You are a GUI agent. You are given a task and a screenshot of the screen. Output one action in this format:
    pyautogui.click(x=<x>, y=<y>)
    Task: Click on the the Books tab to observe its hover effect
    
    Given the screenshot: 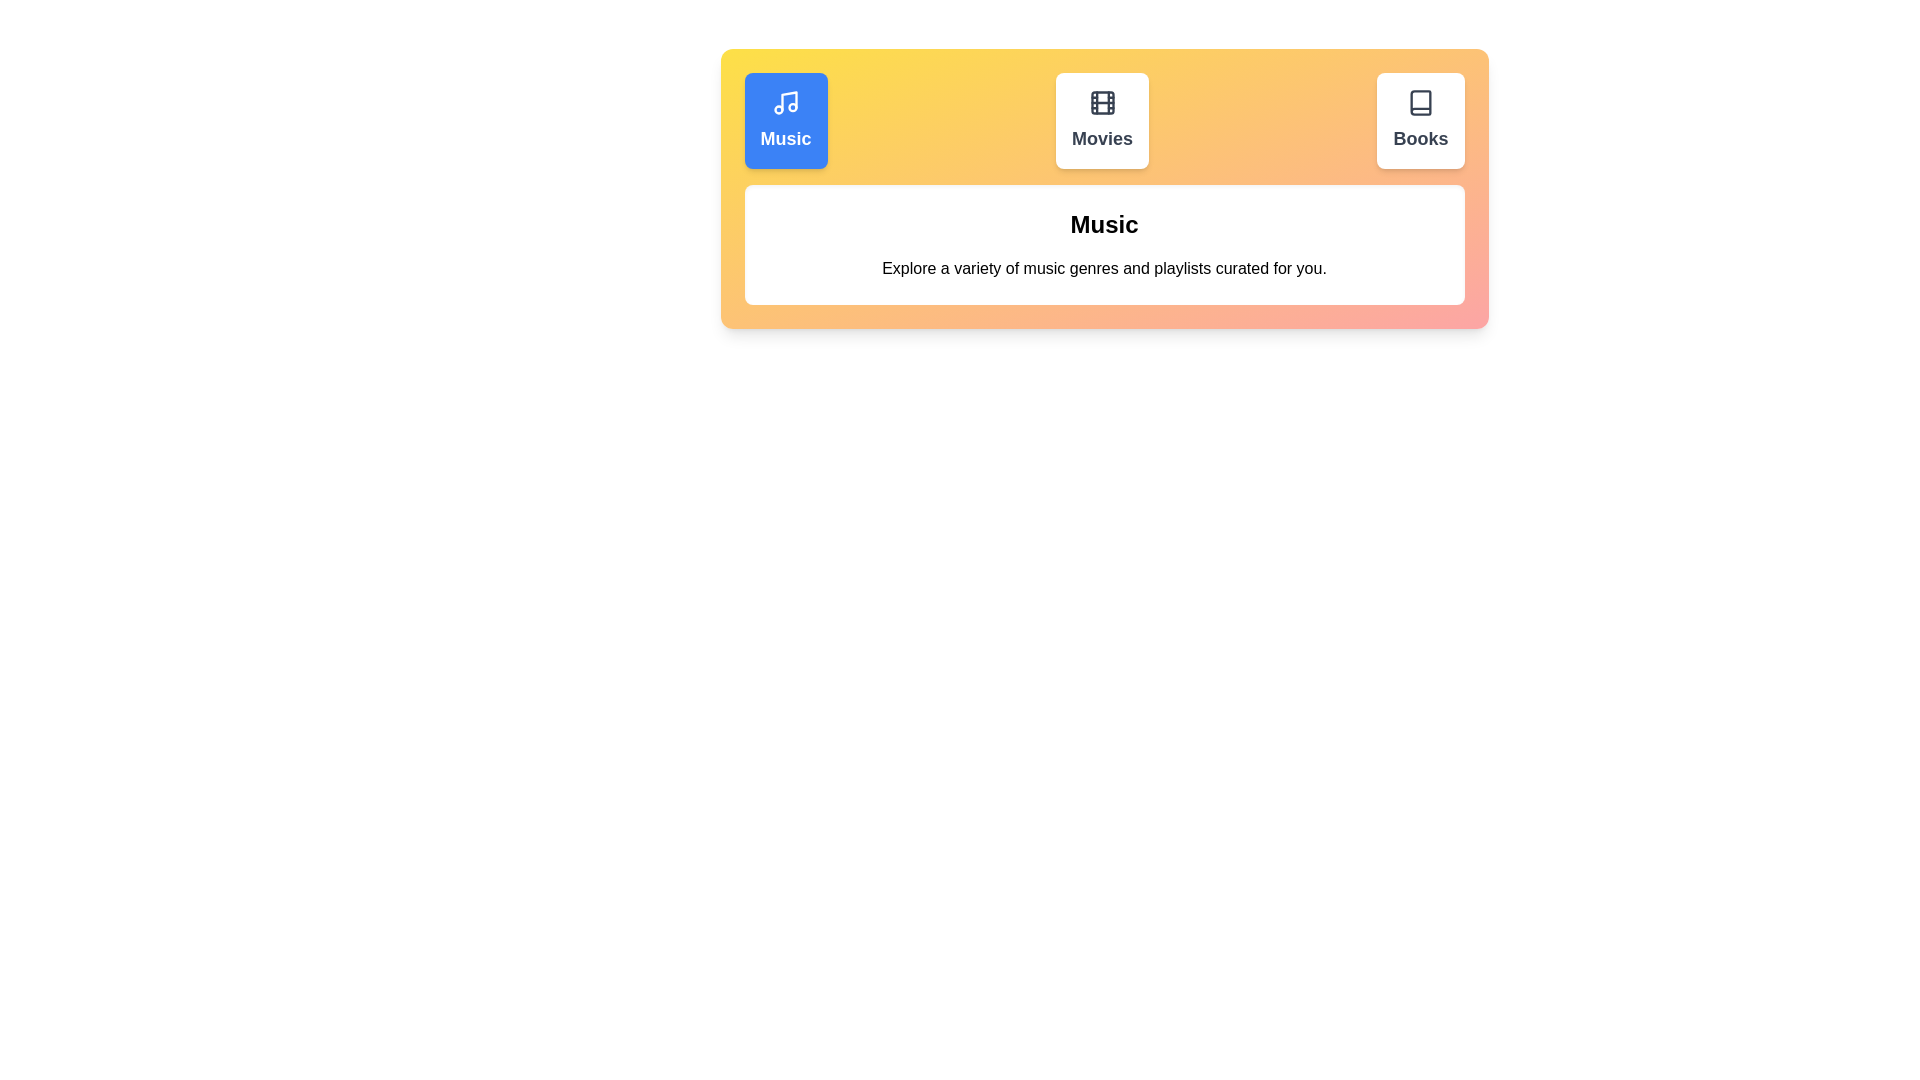 What is the action you would take?
    pyautogui.click(x=1419, y=120)
    